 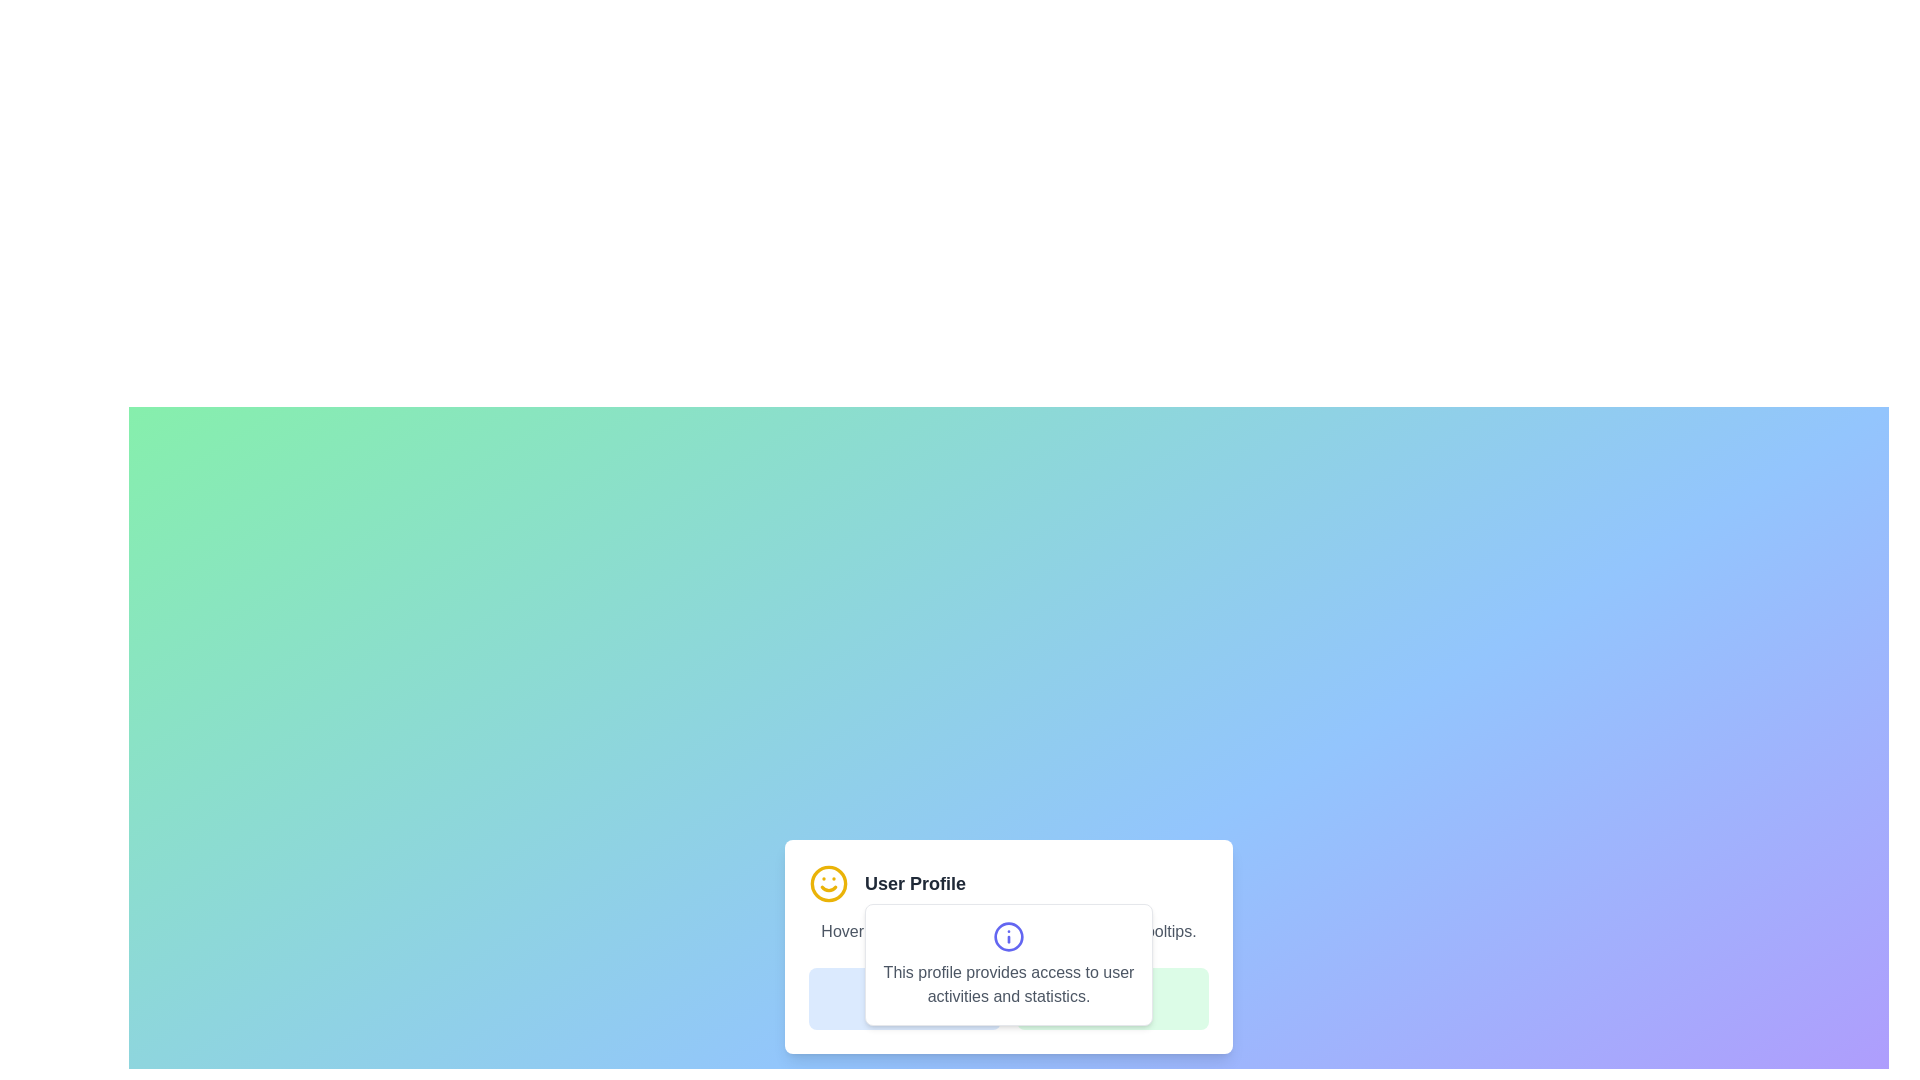 What do you see at coordinates (1008, 983) in the screenshot?
I see `the informational text element located at the bottom of the tooltip in the User Profile section, which provides descriptive clarity about the profile's functionality` at bounding box center [1008, 983].